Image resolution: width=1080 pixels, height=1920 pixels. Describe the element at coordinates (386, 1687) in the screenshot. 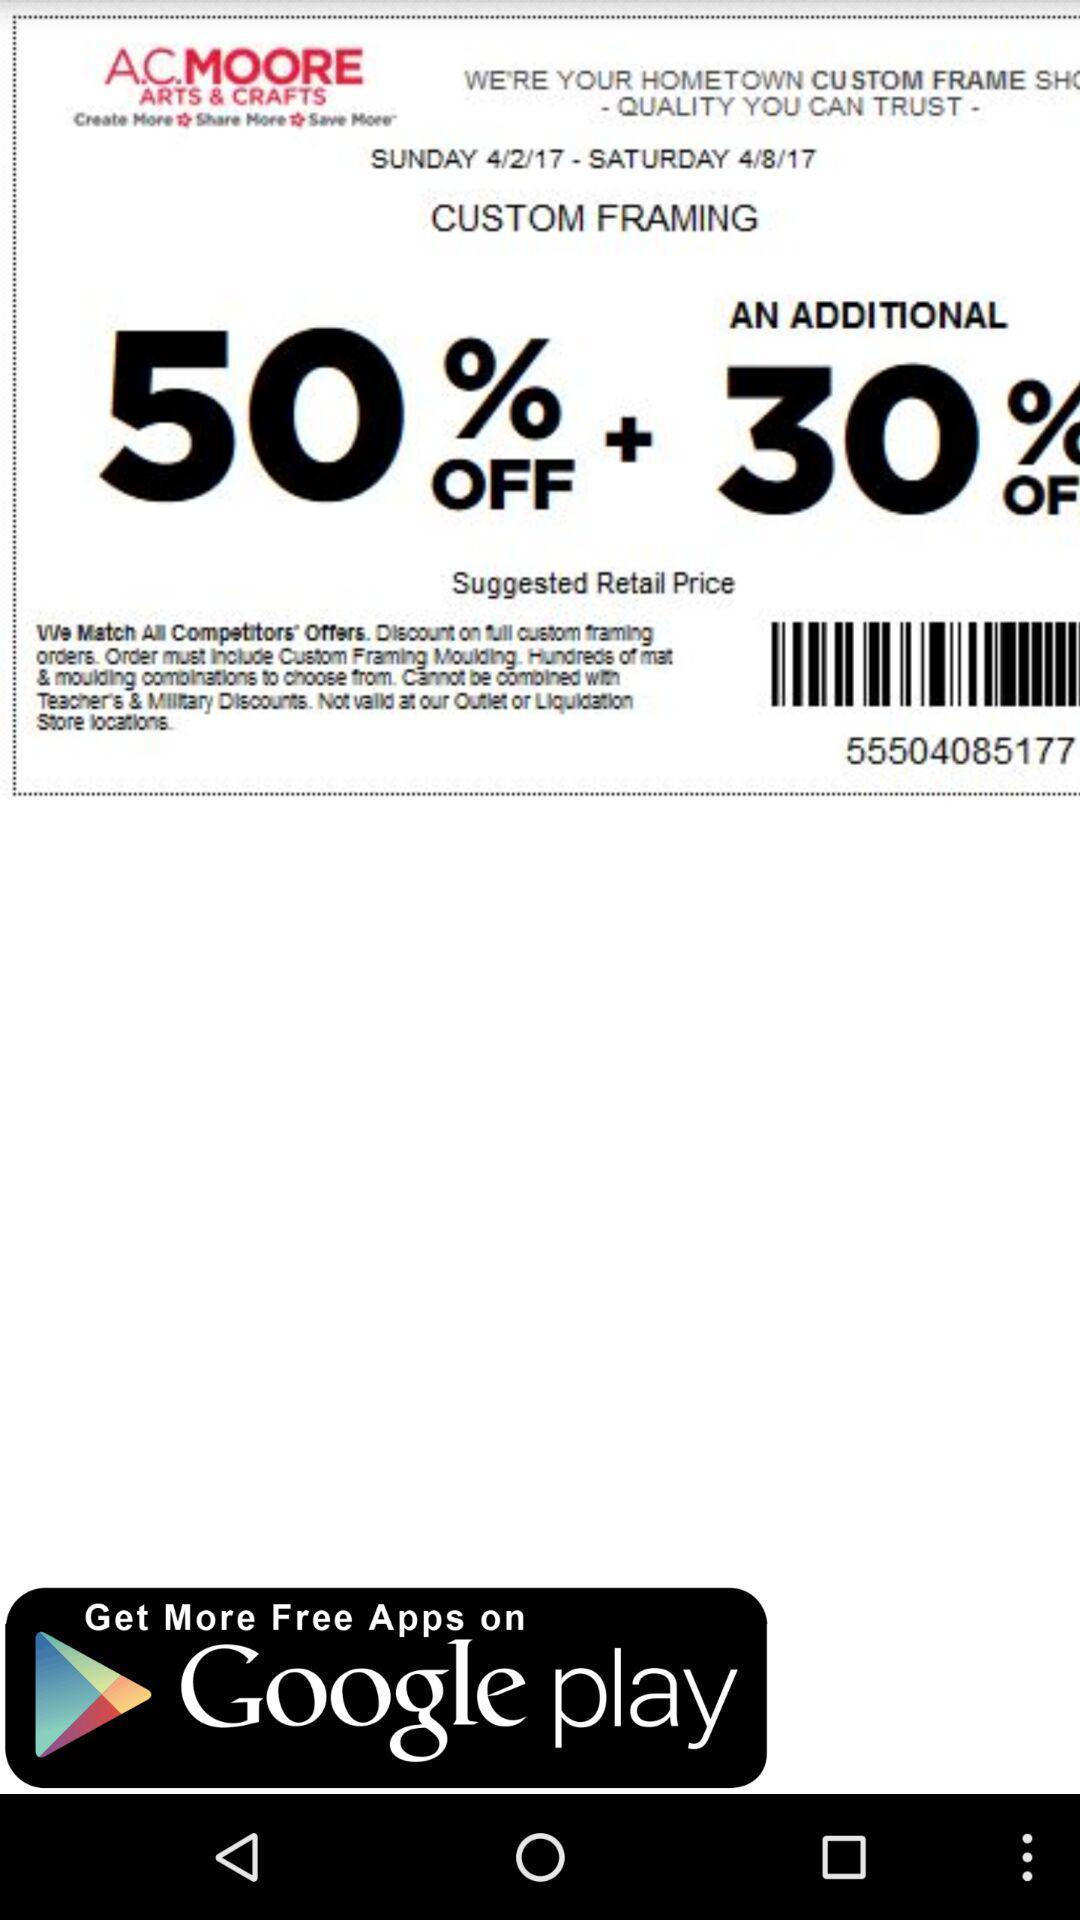

I see `app download` at that location.